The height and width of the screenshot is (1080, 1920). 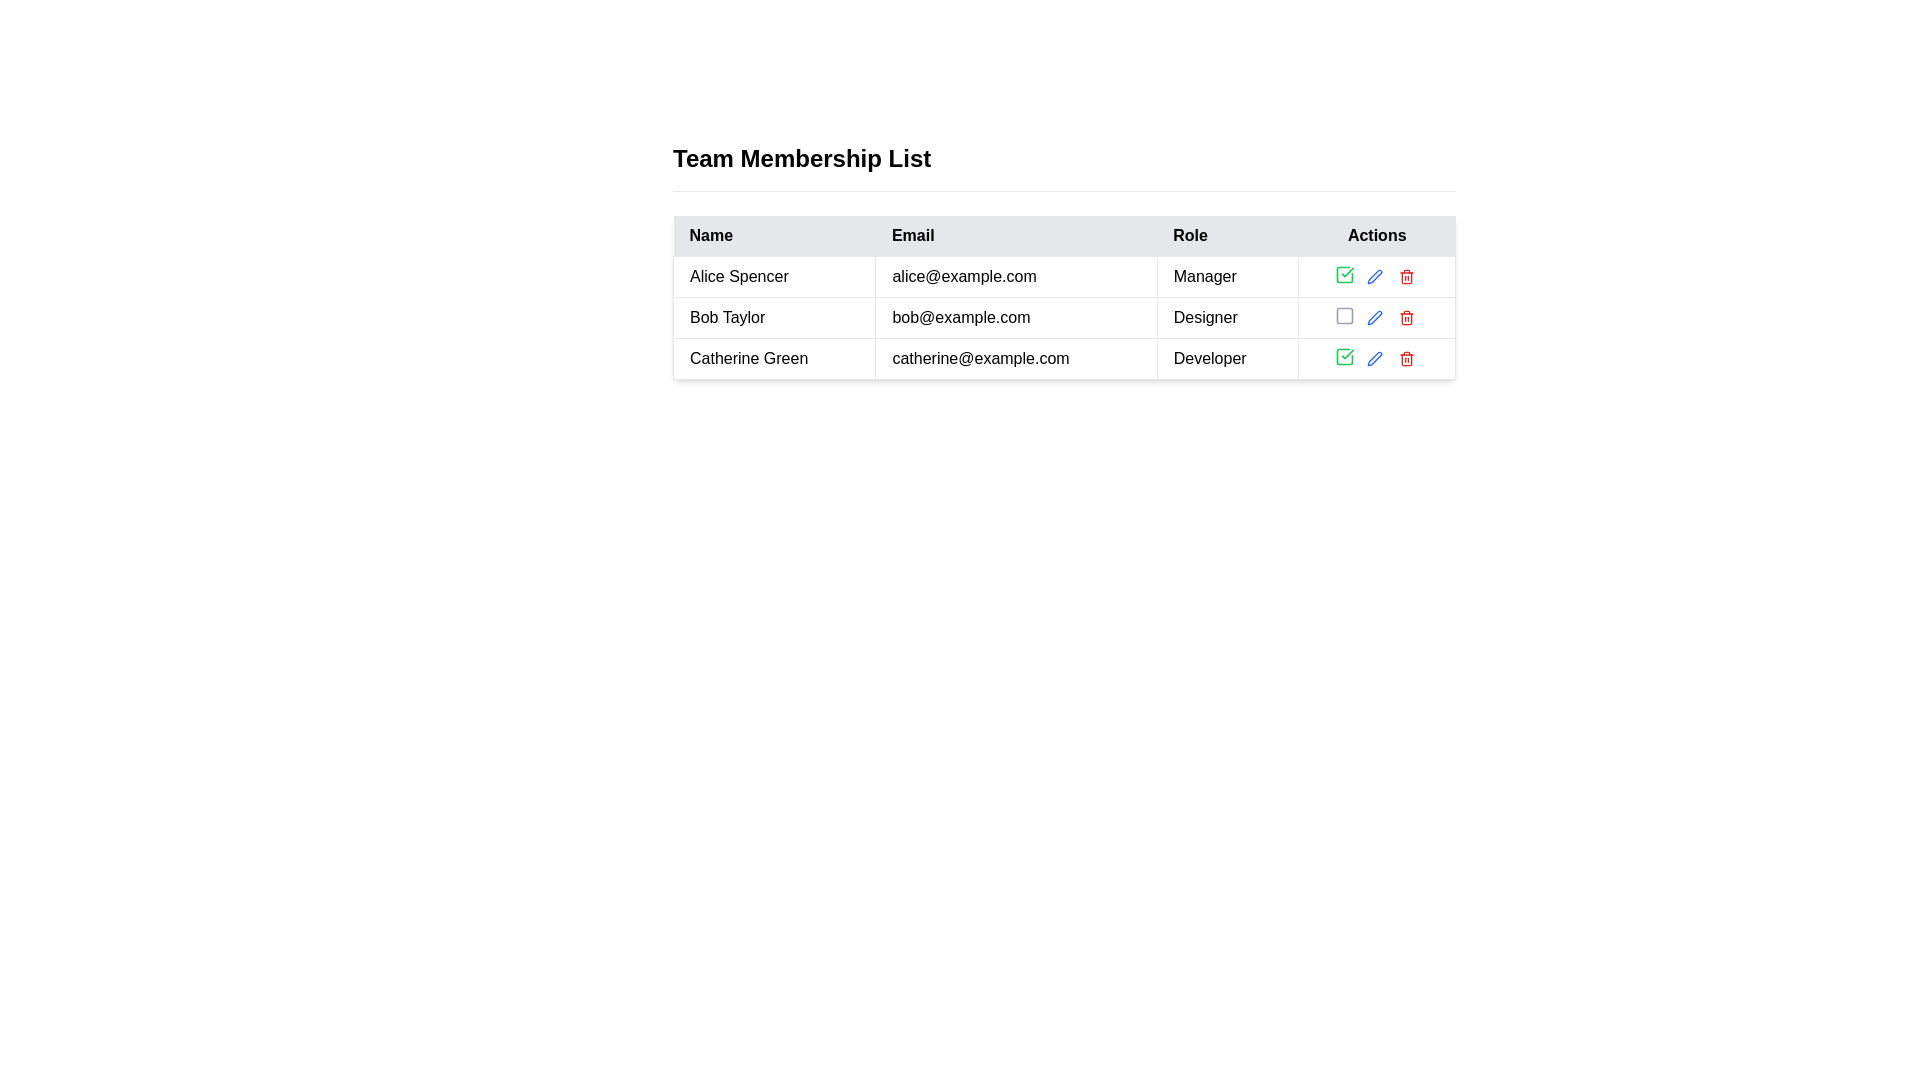 What do you see at coordinates (1376, 277) in the screenshot?
I see `the group of actionable icons in the 'Actions' column of the first row in the table for user Alice Spencer` at bounding box center [1376, 277].